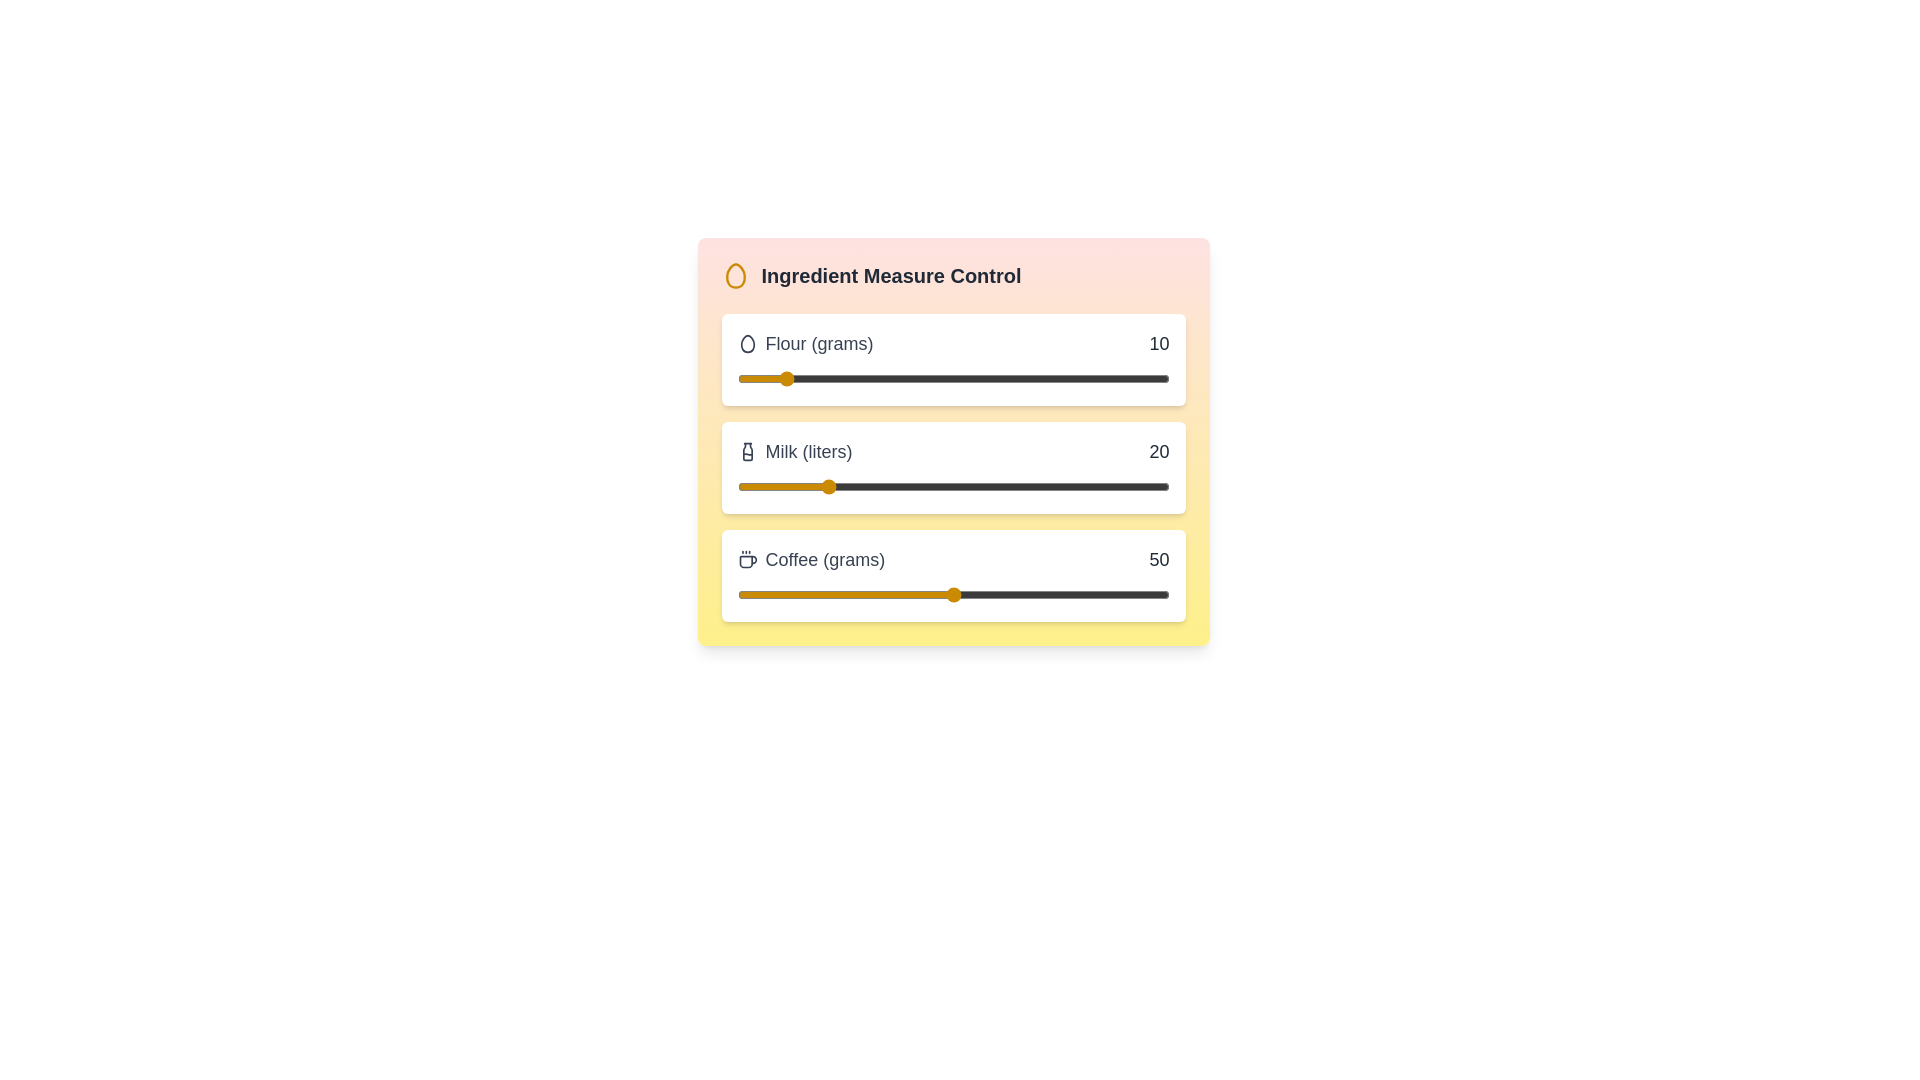 The height and width of the screenshot is (1080, 1920). I want to click on the milk quantity, so click(1001, 486).